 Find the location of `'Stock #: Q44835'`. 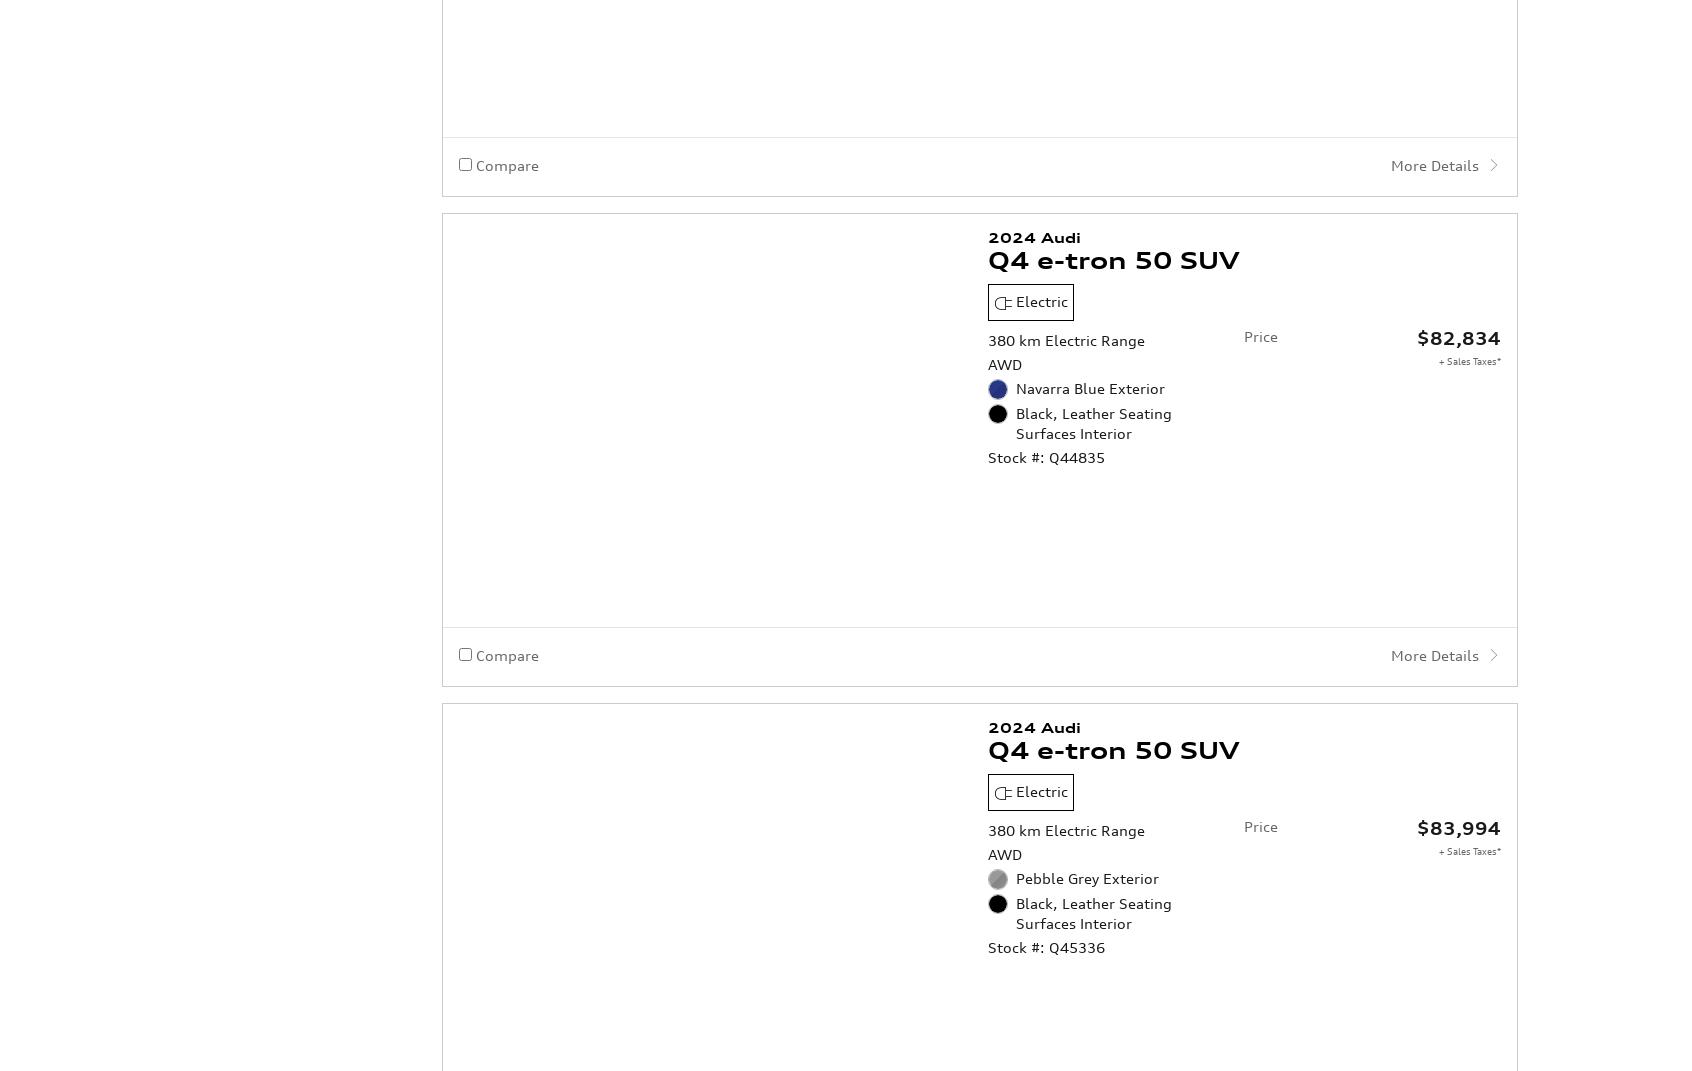

'Stock #: Q44835' is located at coordinates (1044, 296).